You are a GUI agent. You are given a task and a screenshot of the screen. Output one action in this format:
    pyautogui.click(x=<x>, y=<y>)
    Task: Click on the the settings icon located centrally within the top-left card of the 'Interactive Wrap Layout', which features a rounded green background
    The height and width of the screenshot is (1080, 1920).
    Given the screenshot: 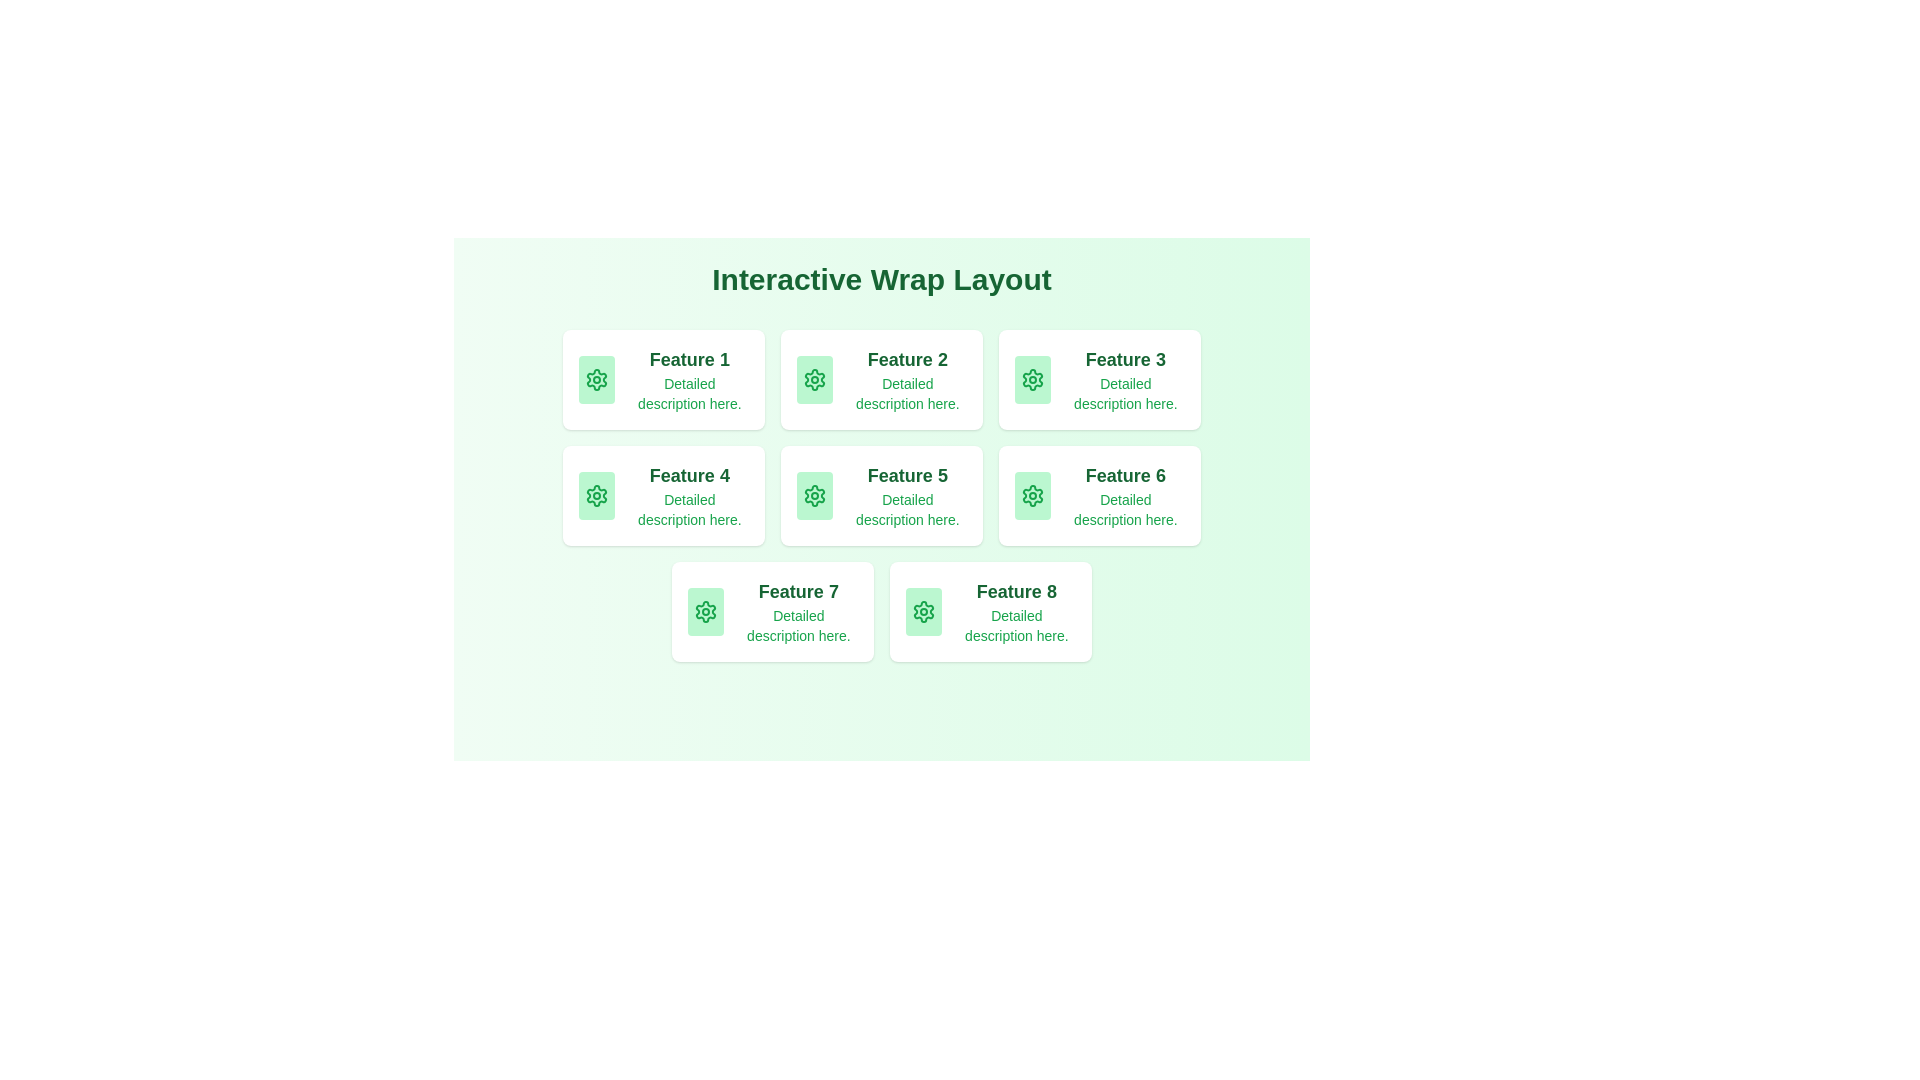 What is the action you would take?
    pyautogui.click(x=595, y=380)
    